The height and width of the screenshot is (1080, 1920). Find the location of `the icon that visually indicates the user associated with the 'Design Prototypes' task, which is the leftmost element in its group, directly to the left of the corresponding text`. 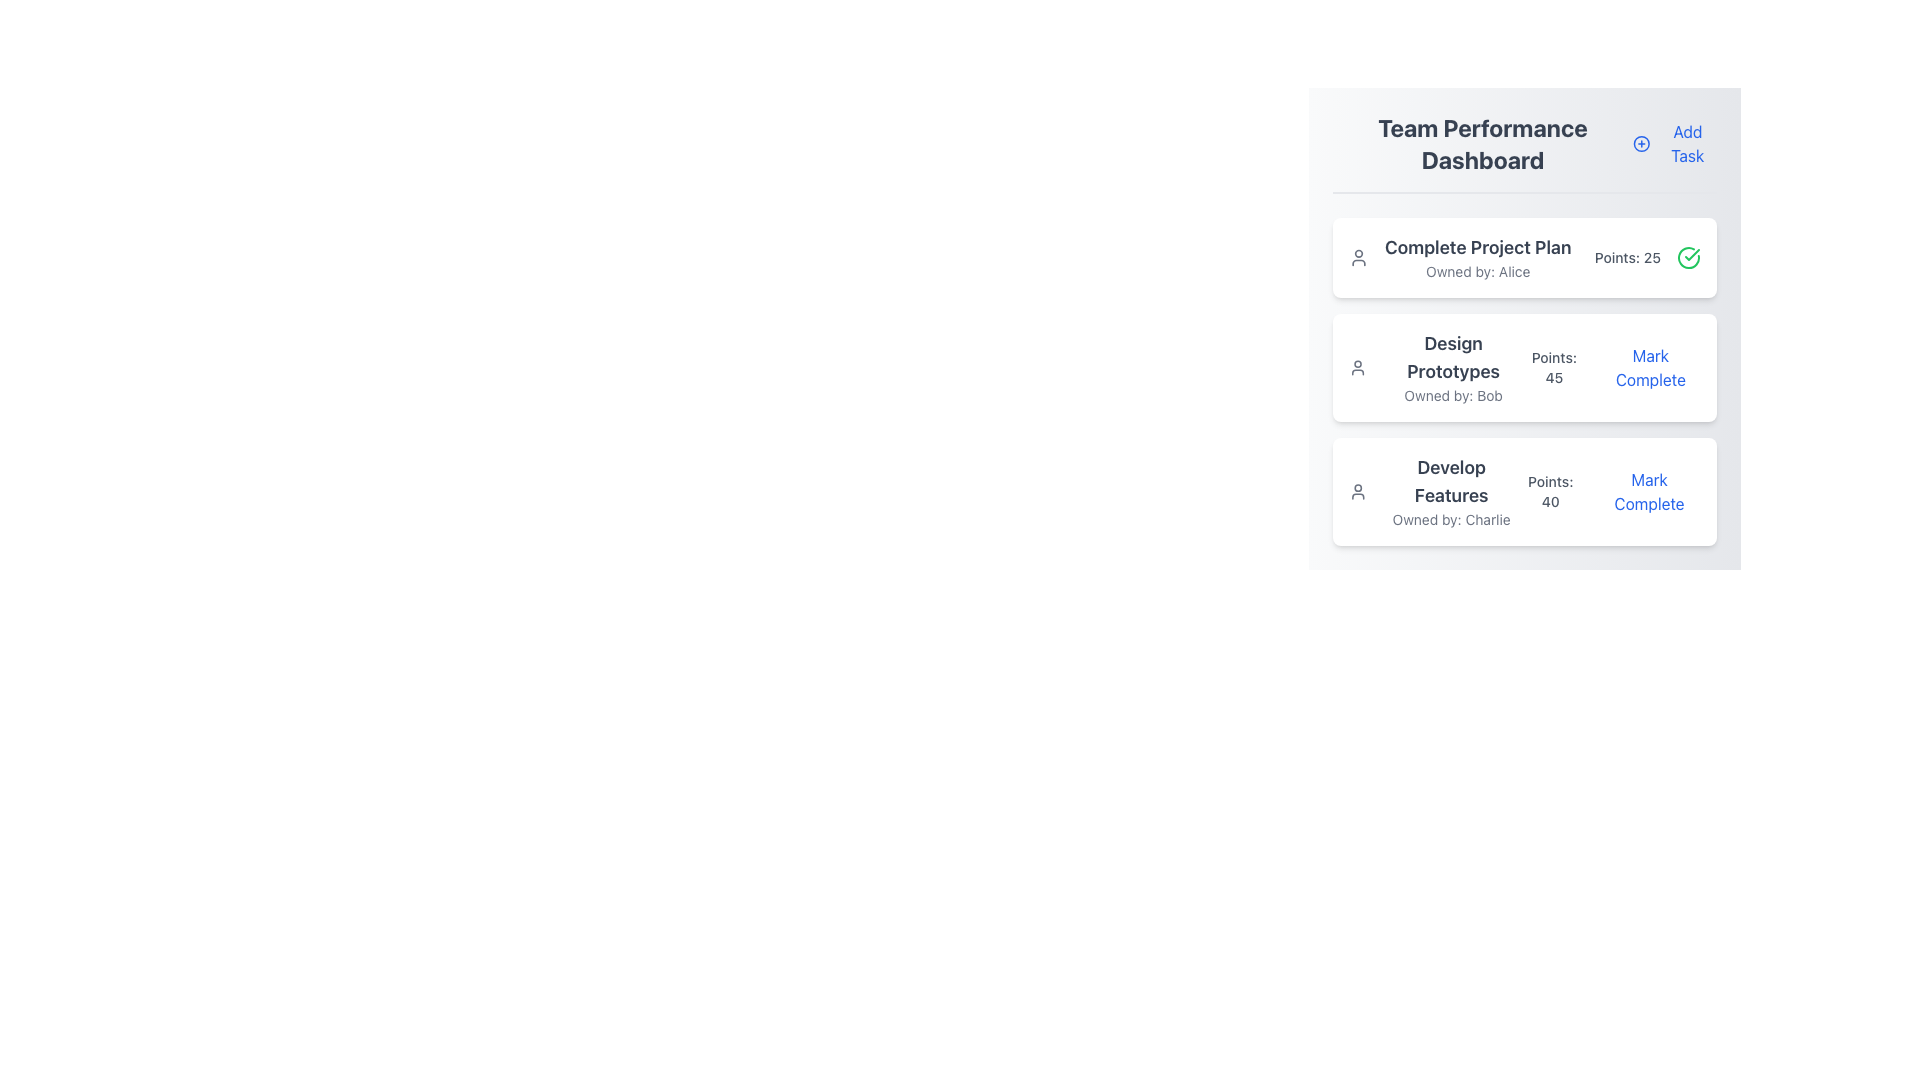

the icon that visually indicates the user associated with the 'Design Prototypes' task, which is the leftmost element in its group, directly to the left of the corresponding text is located at coordinates (1358, 367).